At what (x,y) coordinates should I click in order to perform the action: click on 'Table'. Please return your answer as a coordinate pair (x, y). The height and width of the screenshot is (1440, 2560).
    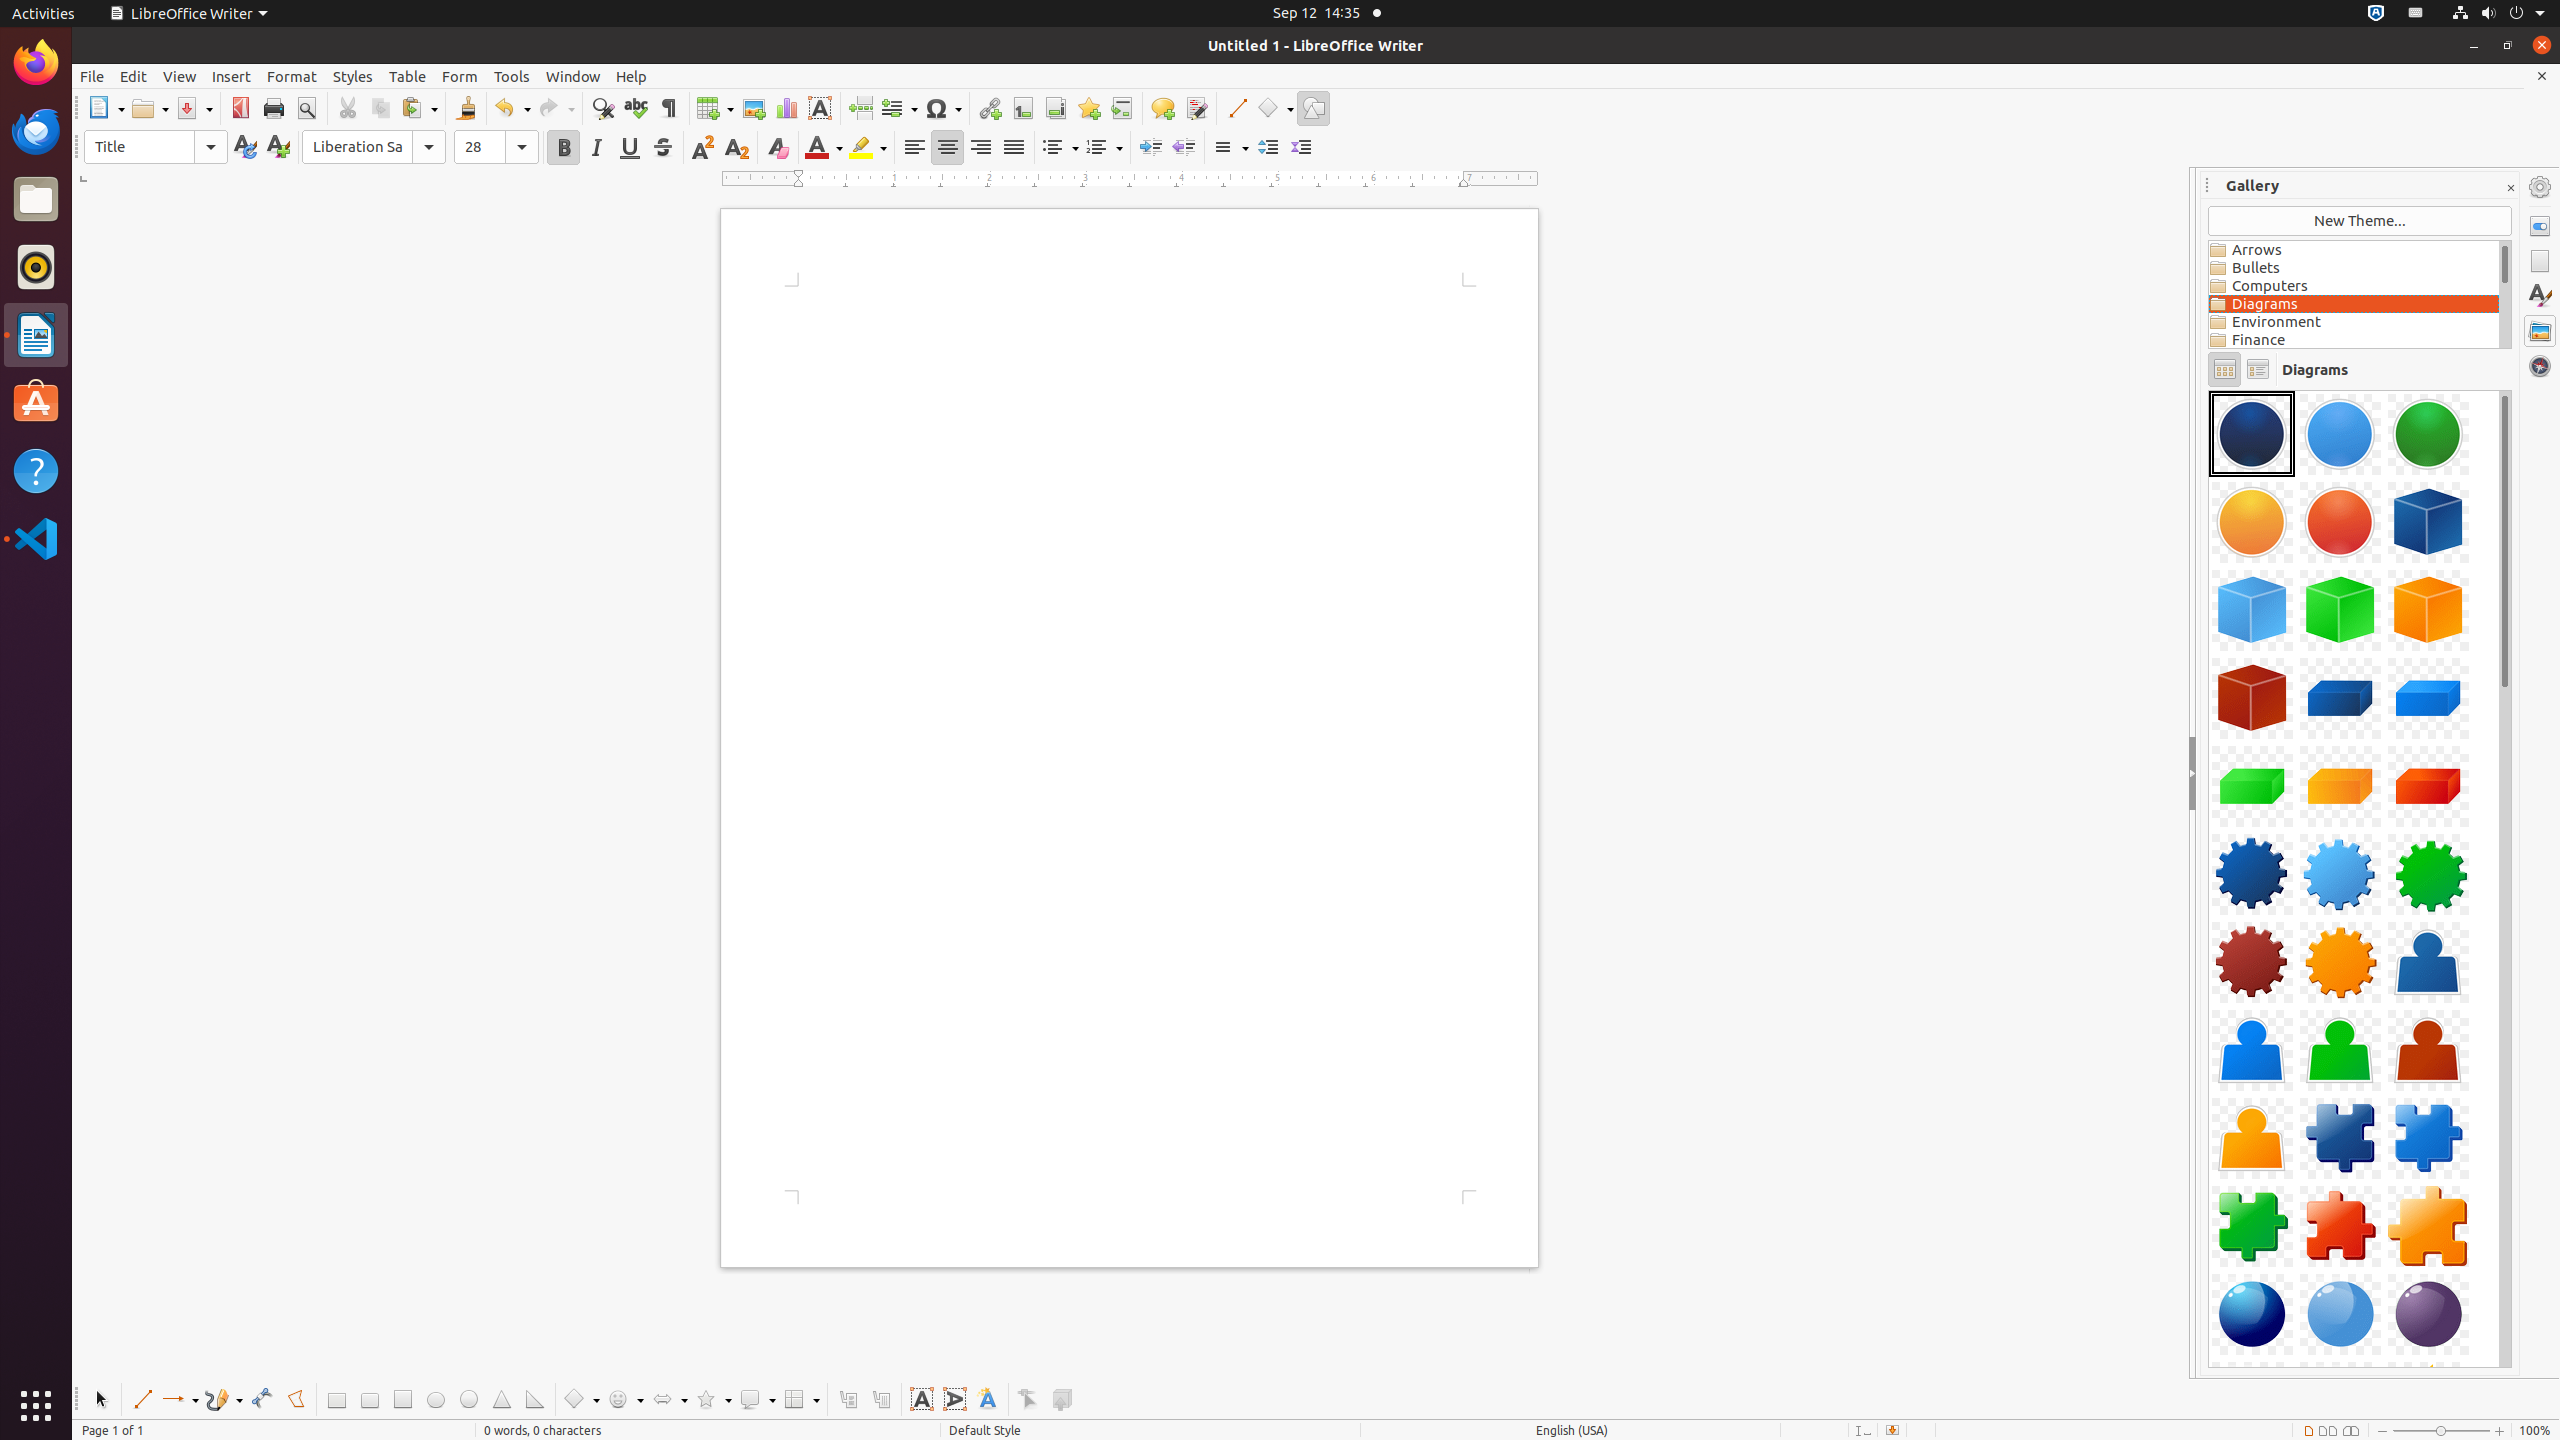
    Looking at the image, I should click on (407, 76).